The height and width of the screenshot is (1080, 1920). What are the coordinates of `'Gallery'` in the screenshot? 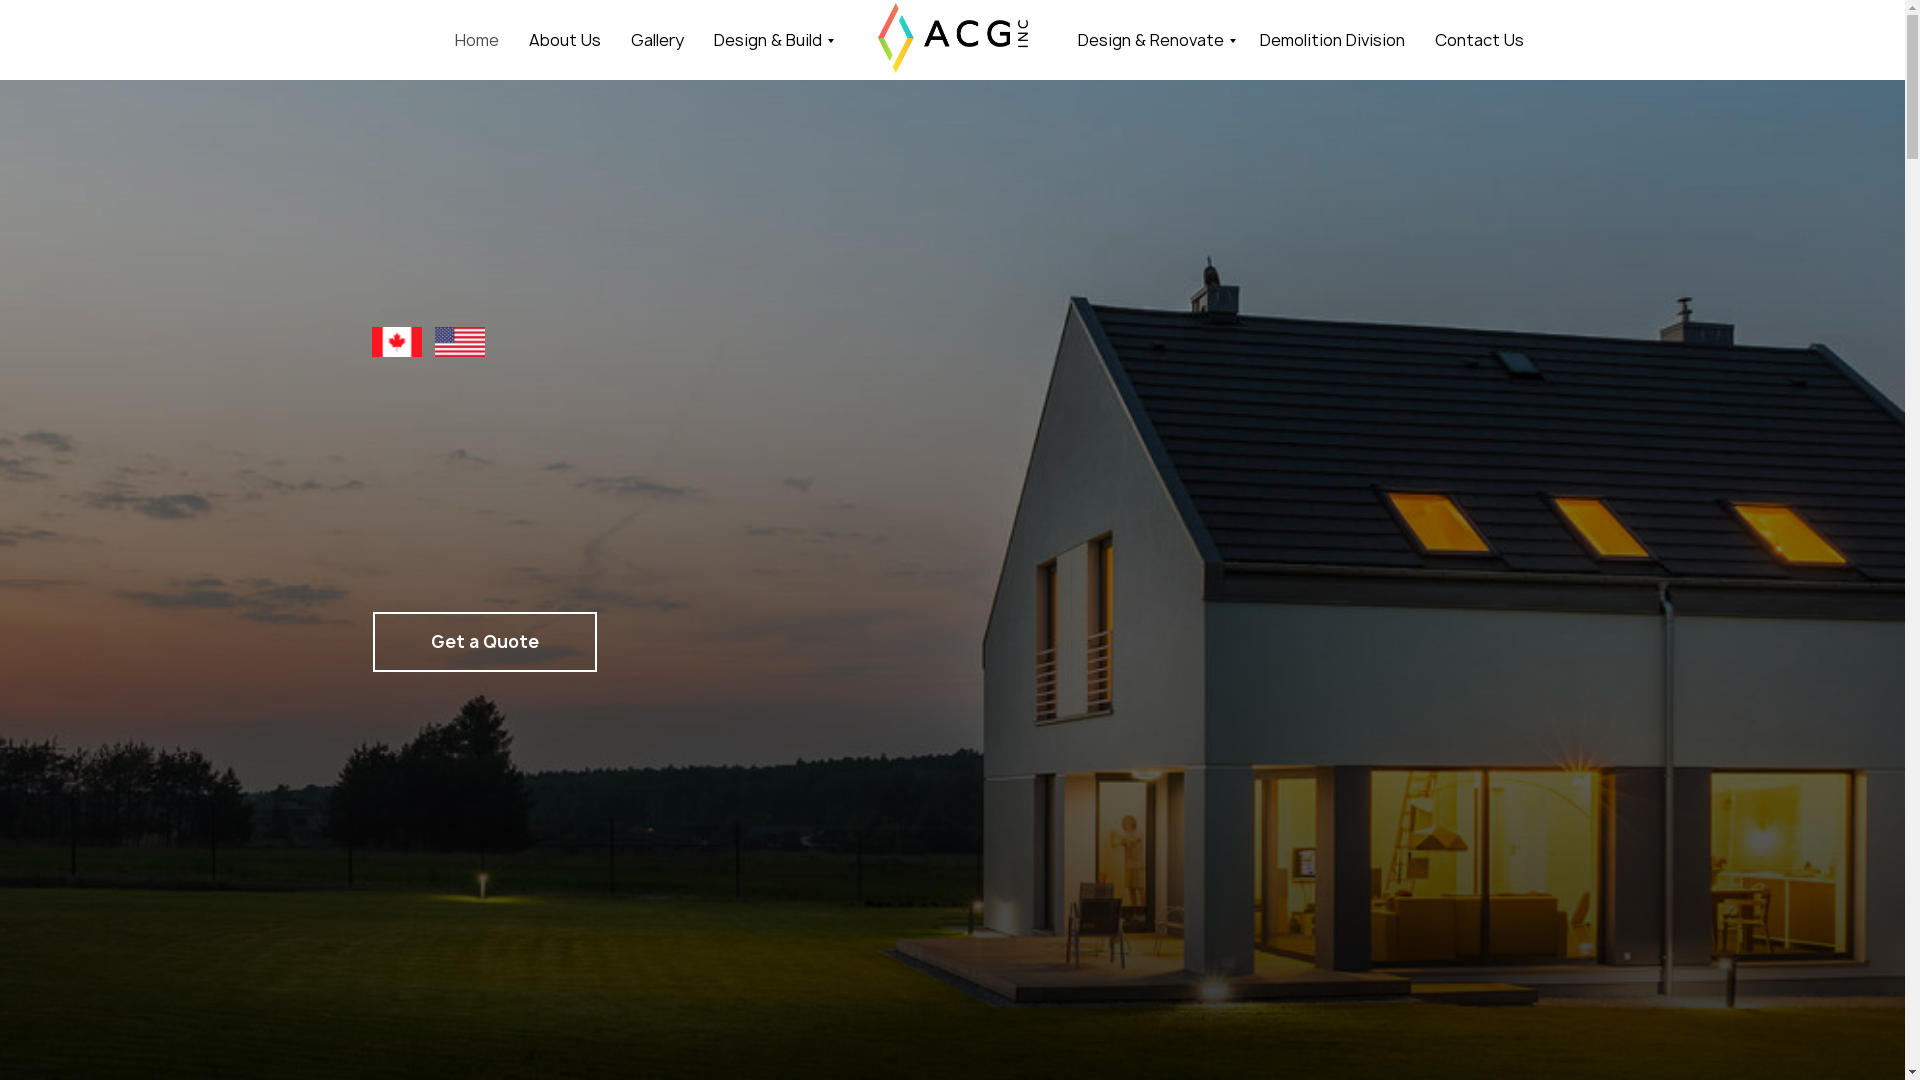 It's located at (656, 38).